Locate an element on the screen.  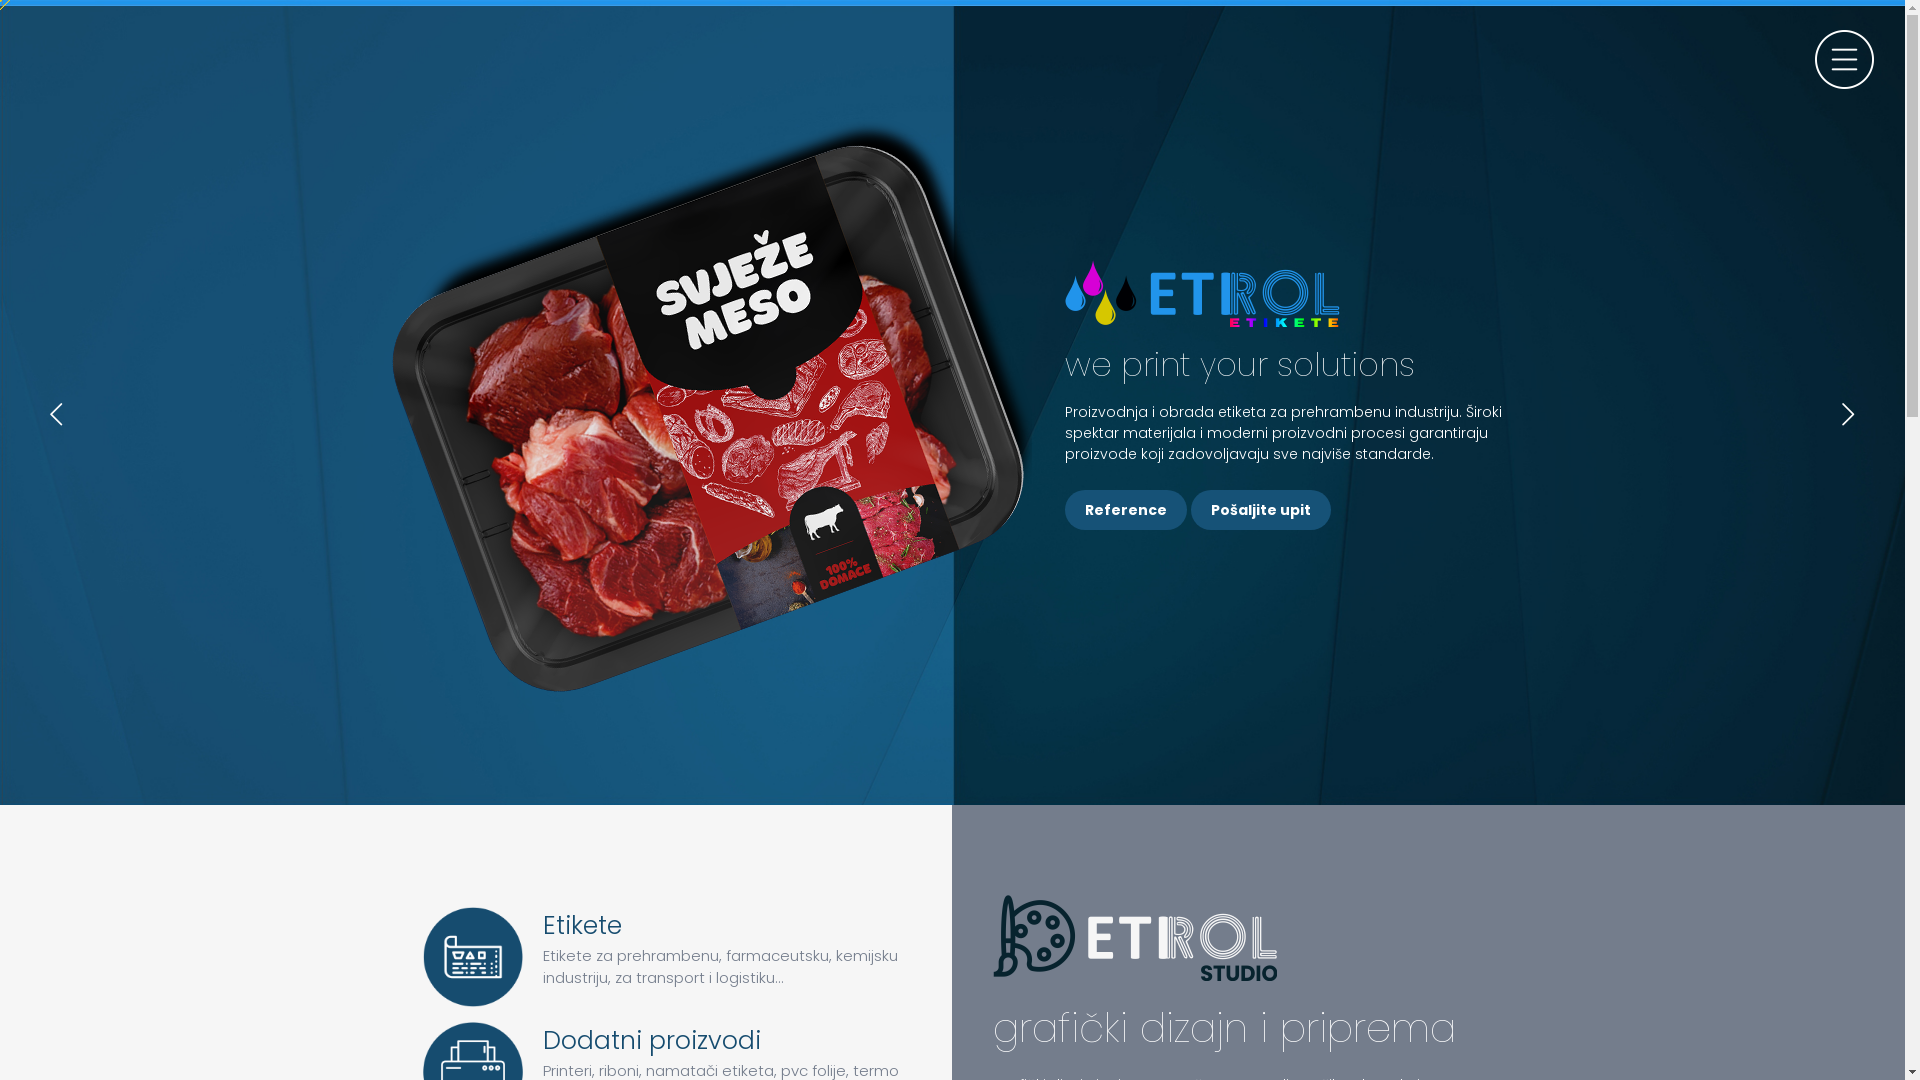
'Reference' is located at coordinates (1126, 508).